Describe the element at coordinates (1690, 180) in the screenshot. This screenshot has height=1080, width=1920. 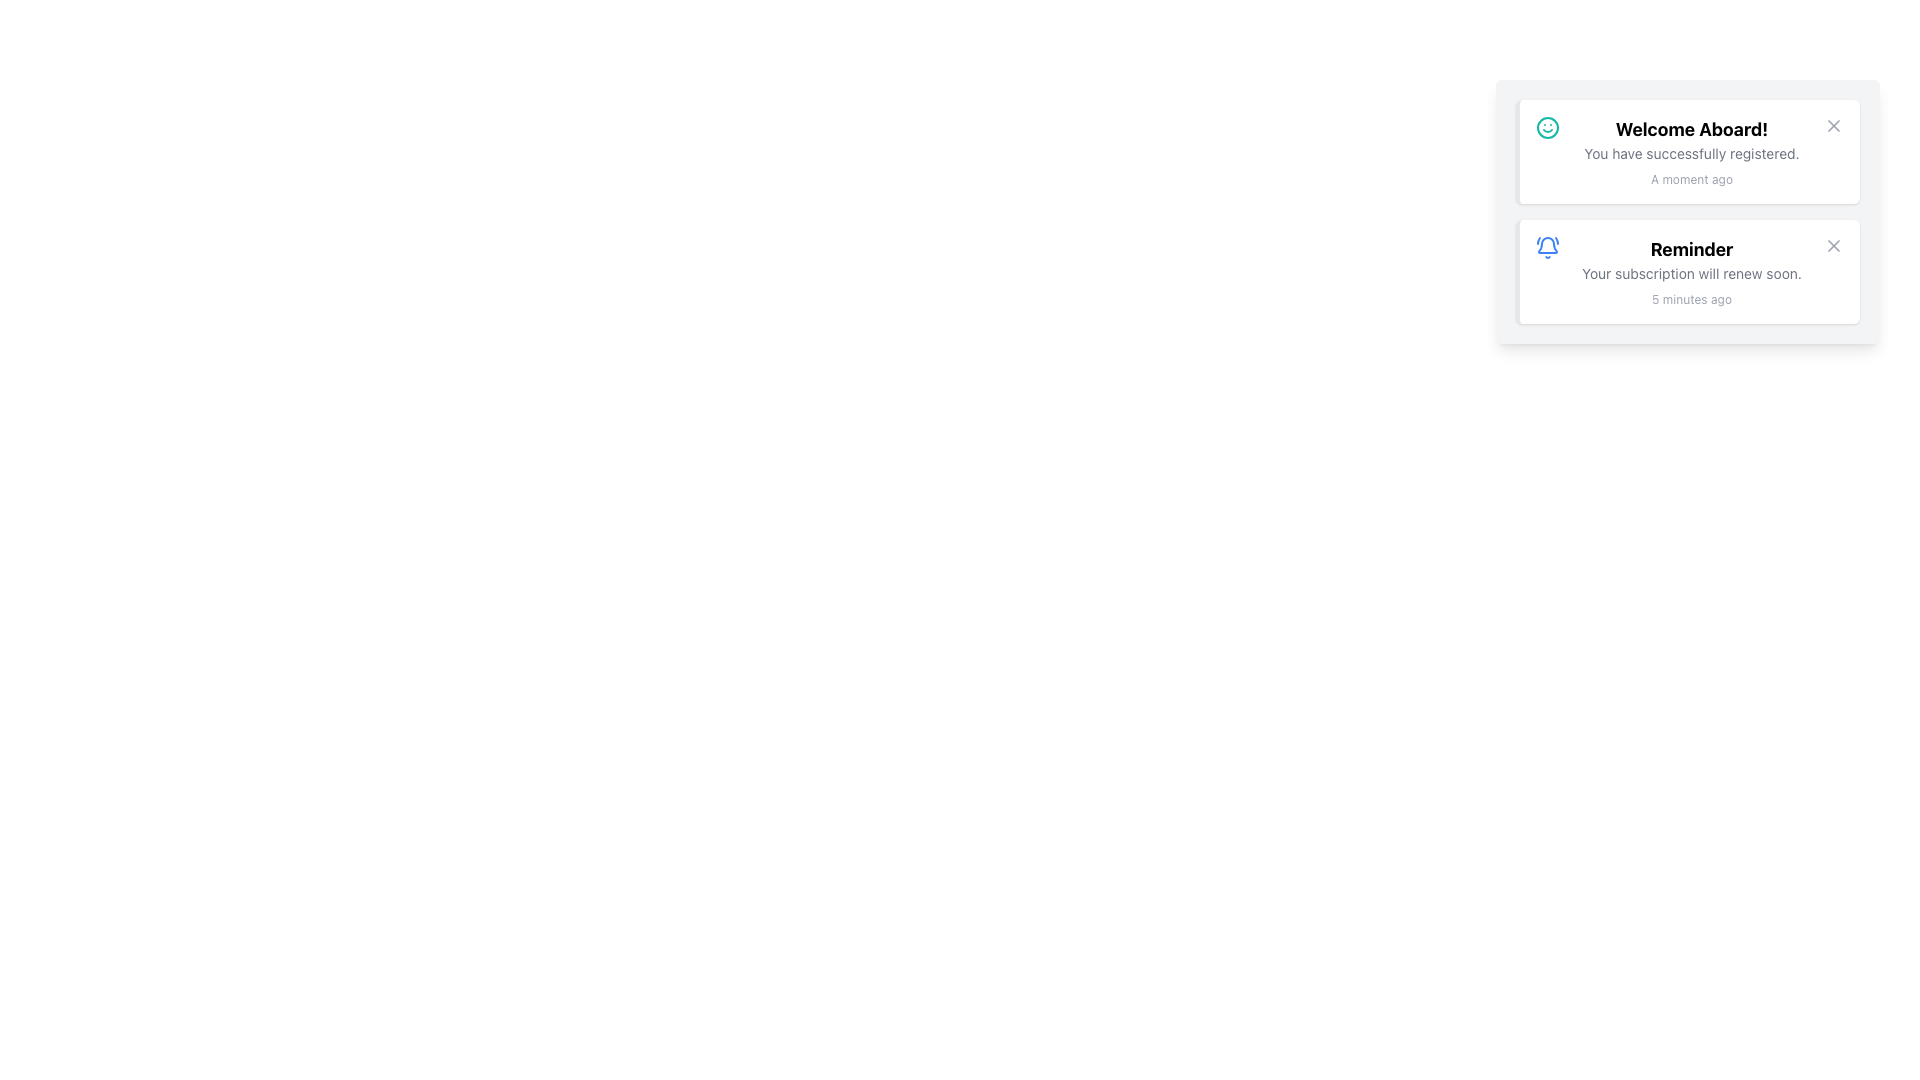
I see `the text label displaying 'A moment ago', which is located directly below the message 'You have successfully registered' in a notification box` at that location.